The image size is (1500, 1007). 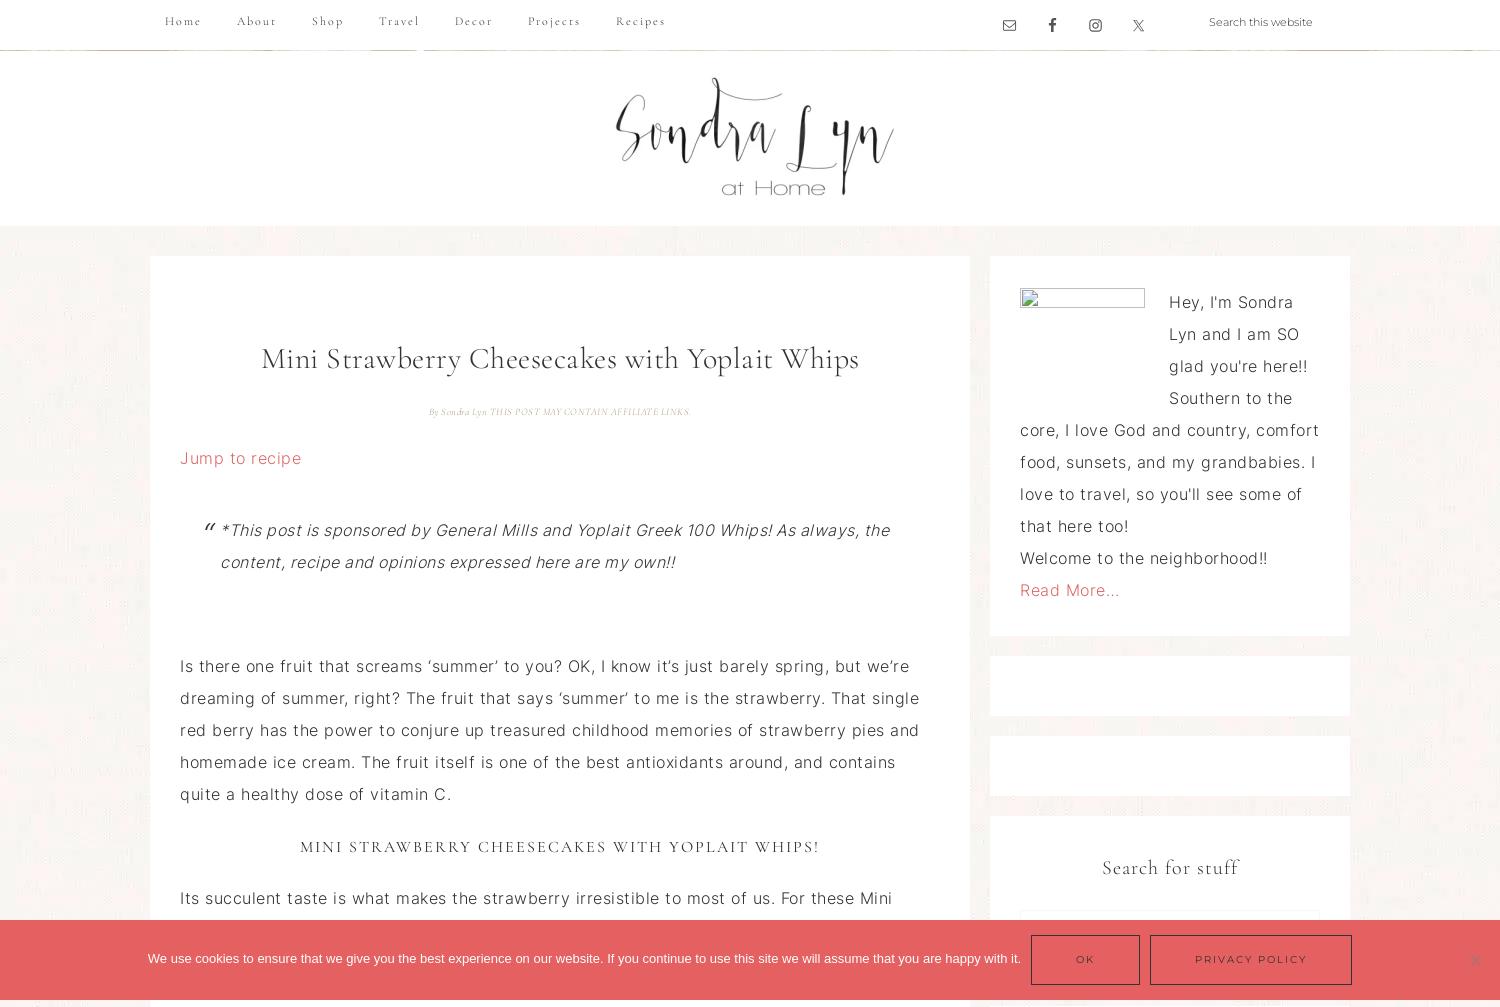 I want to click on 'Decor', so click(x=473, y=21).